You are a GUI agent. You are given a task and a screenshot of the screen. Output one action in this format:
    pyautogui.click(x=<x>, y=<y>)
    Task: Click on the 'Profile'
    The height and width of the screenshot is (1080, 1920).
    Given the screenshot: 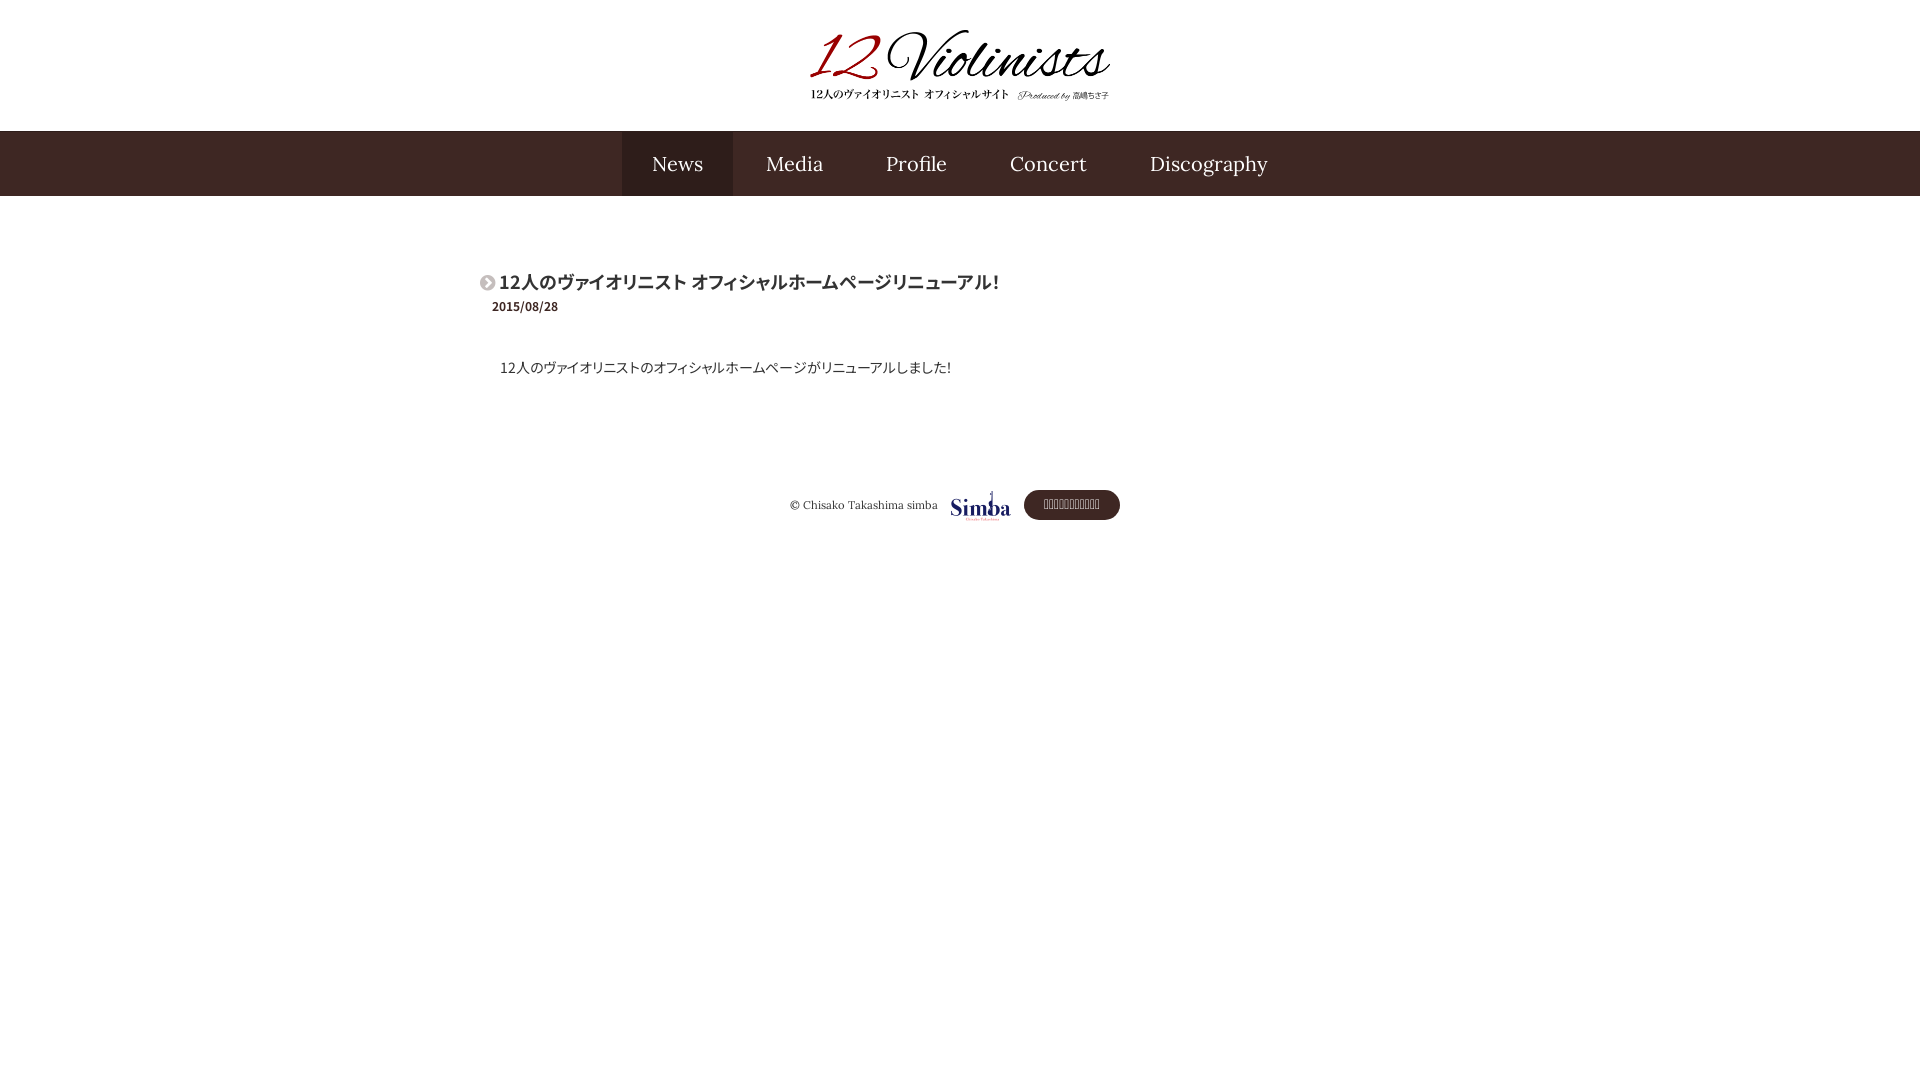 What is the action you would take?
    pyautogui.click(x=915, y=163)
    